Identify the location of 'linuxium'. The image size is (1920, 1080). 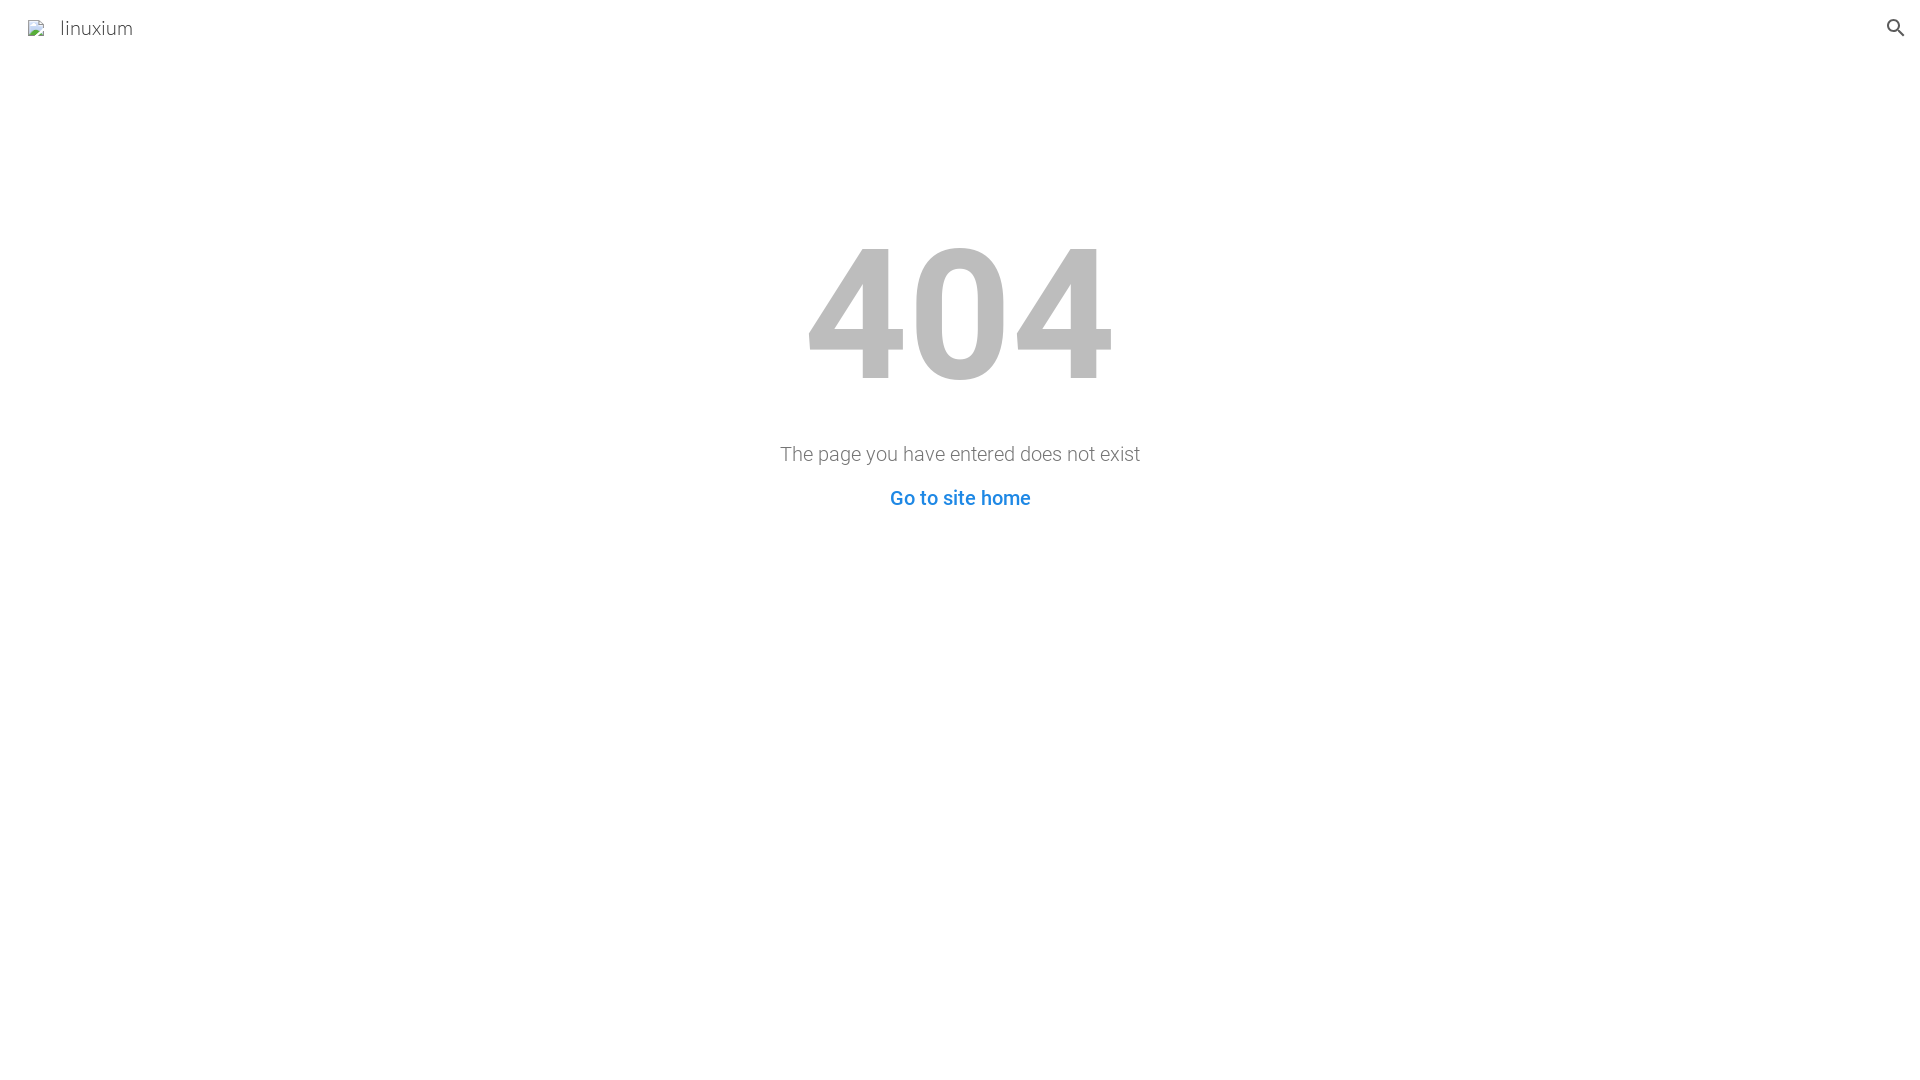
(80, 25).